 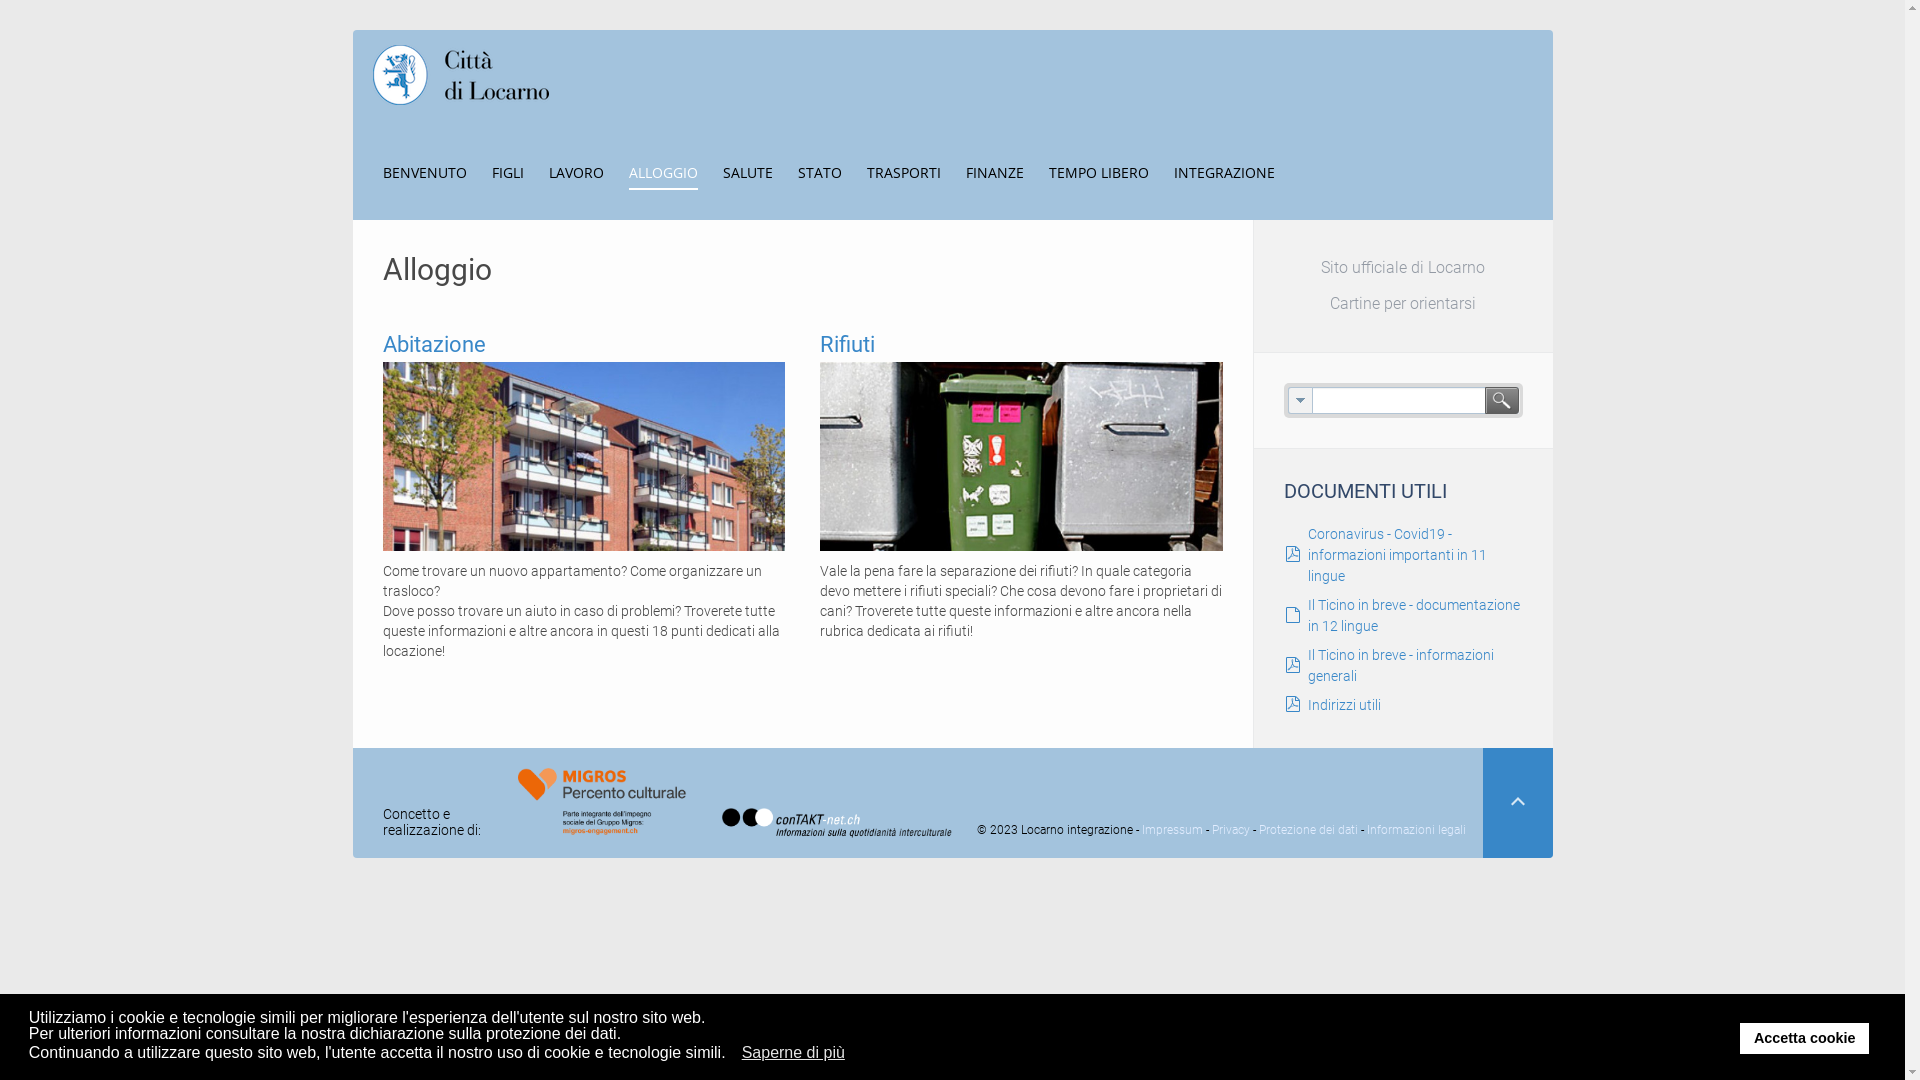 What do you see at coordinates (508, 171) in the screenshot?
I see `'FIGLI'` at bounding box center [508, 171].